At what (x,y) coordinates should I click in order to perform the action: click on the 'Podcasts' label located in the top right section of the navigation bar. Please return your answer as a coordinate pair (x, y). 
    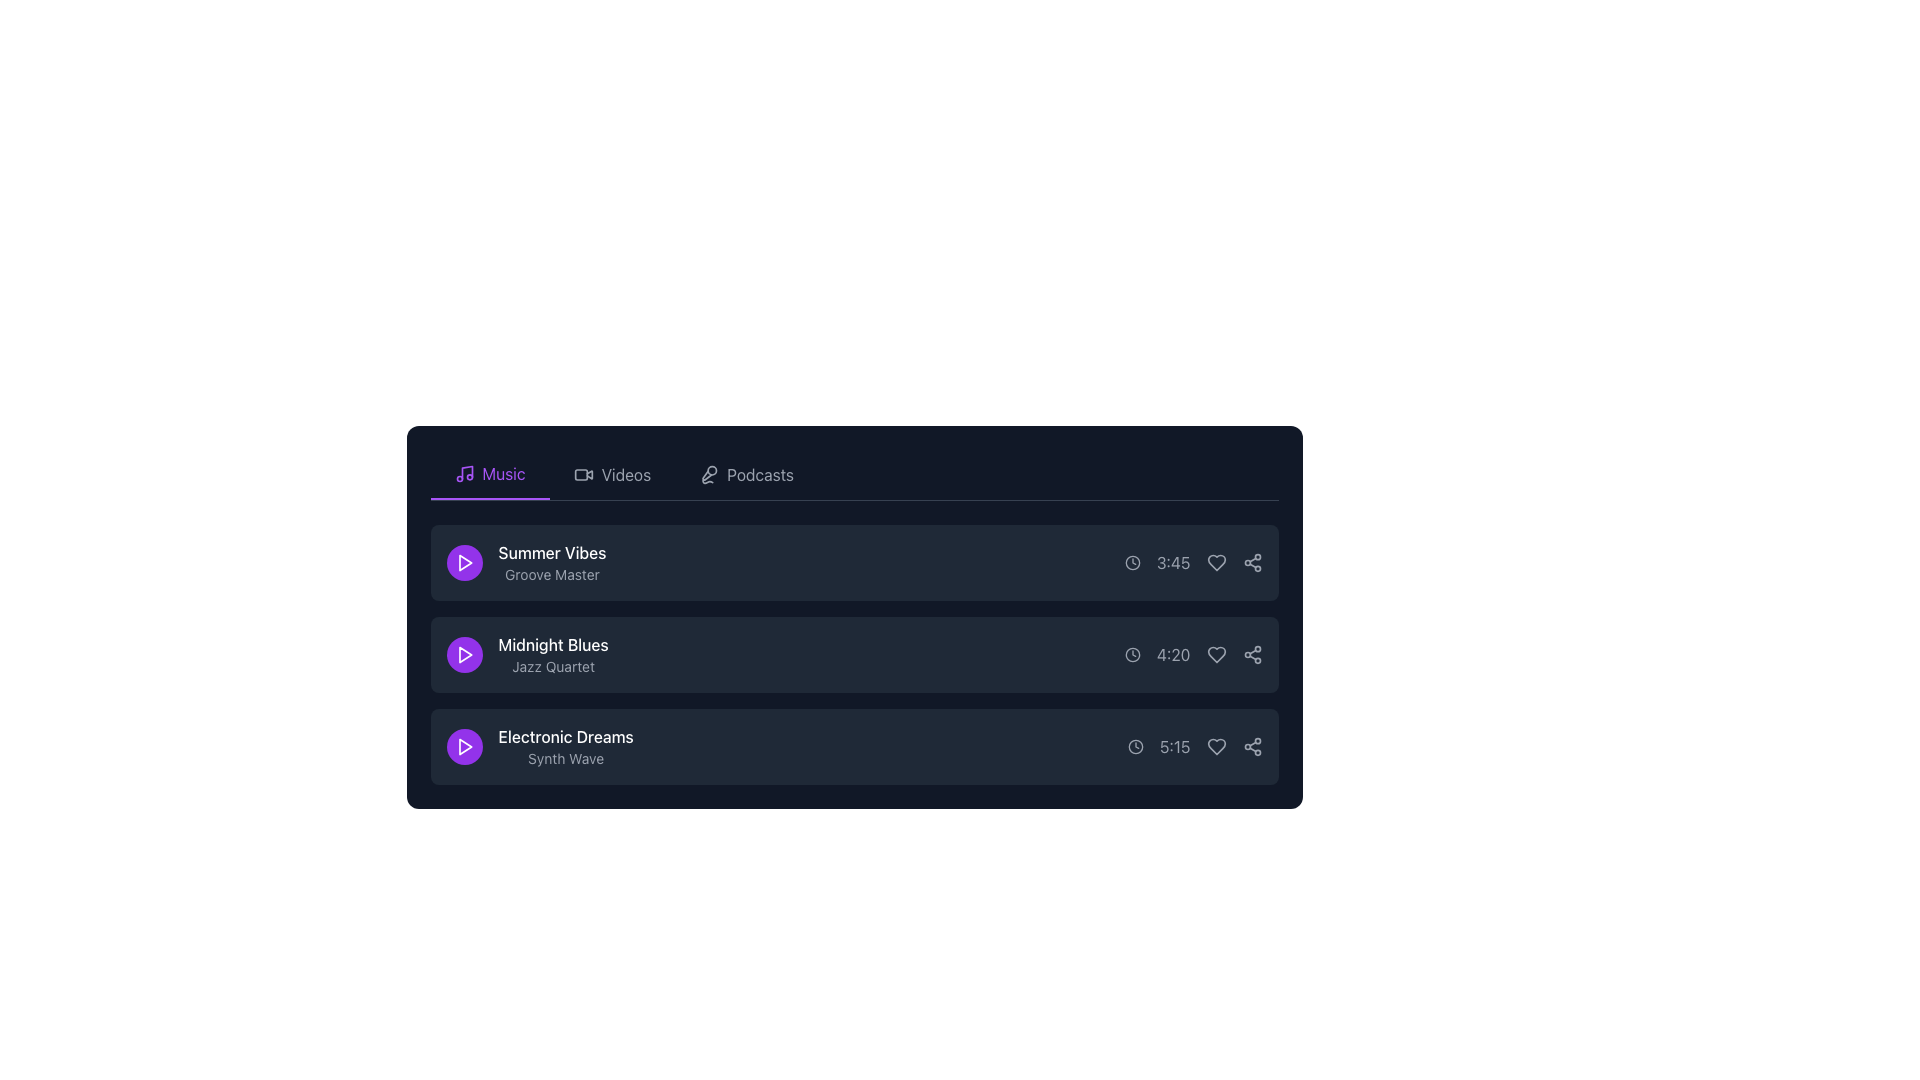
    Looking at the image, I should click on (759, 474).